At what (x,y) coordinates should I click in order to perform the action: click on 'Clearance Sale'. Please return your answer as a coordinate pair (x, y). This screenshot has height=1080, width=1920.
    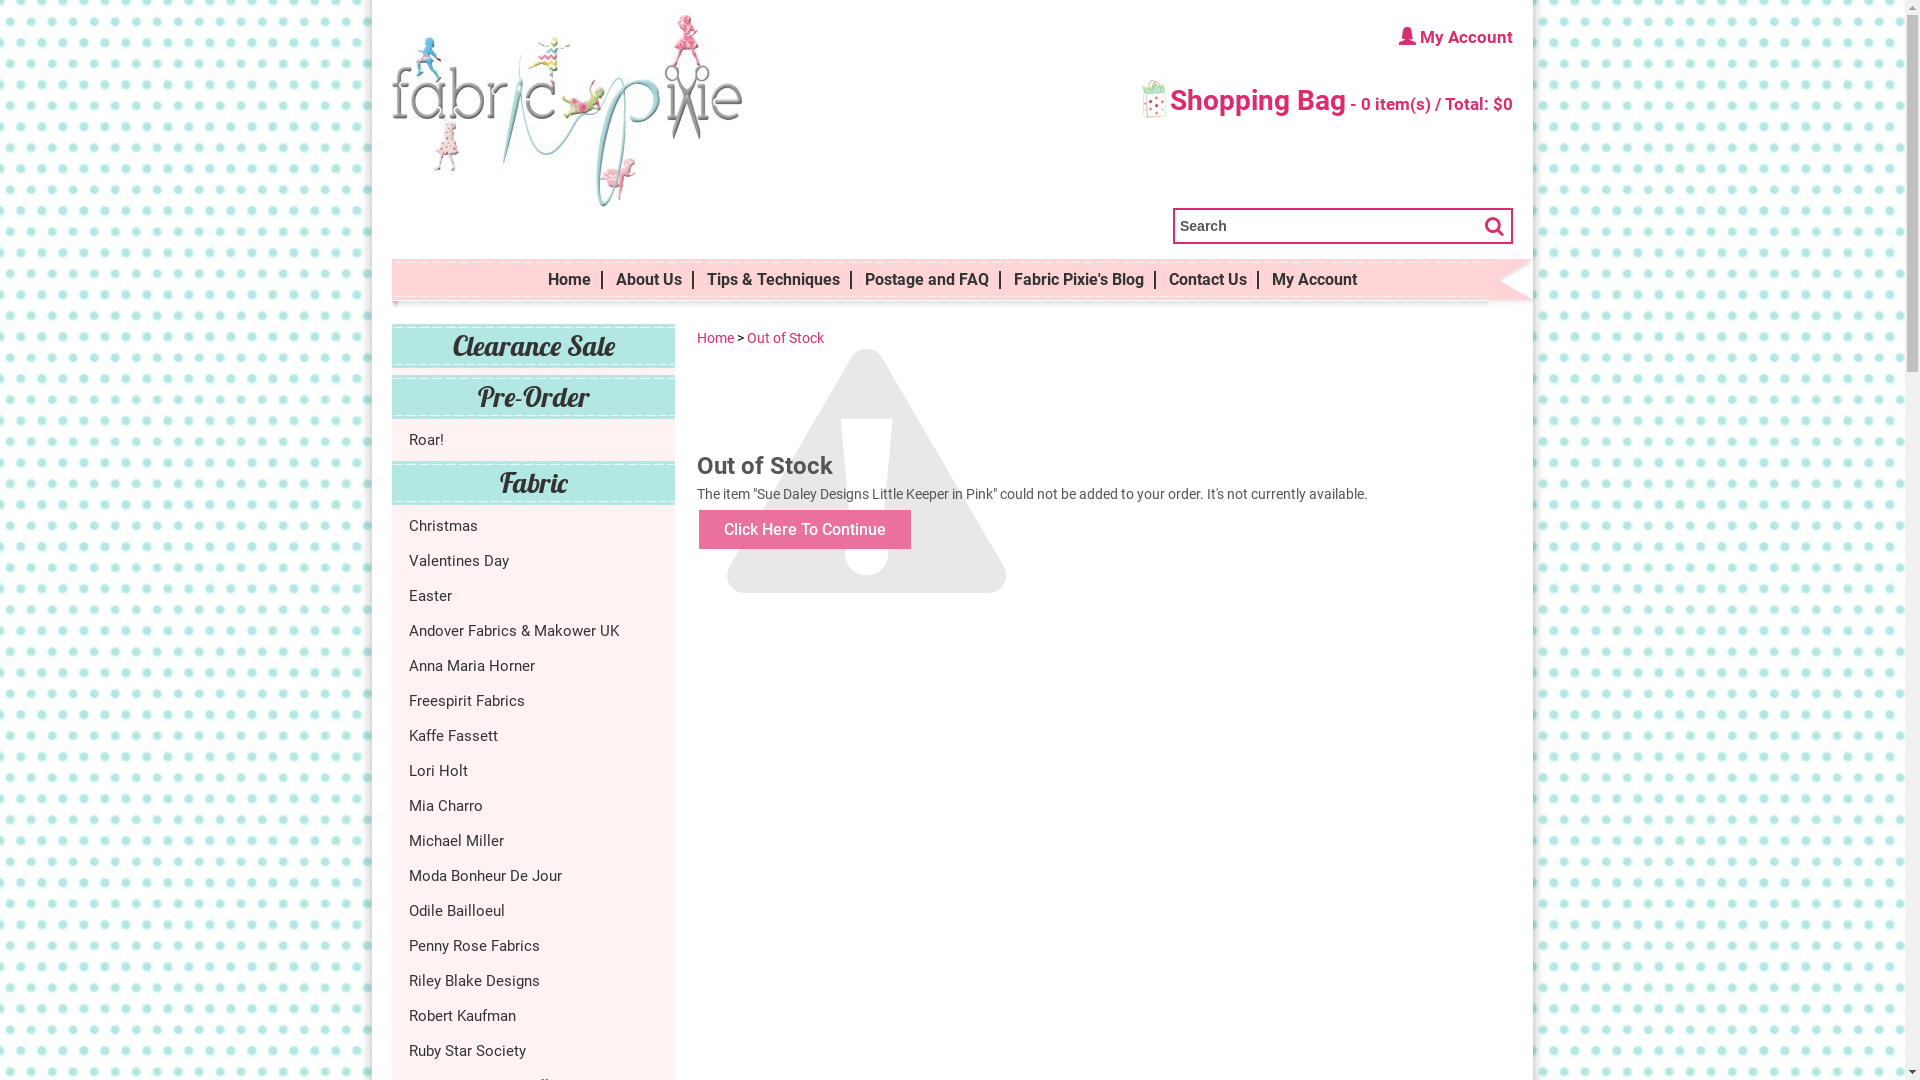
    Looking at the image, I should click on (533, 345).